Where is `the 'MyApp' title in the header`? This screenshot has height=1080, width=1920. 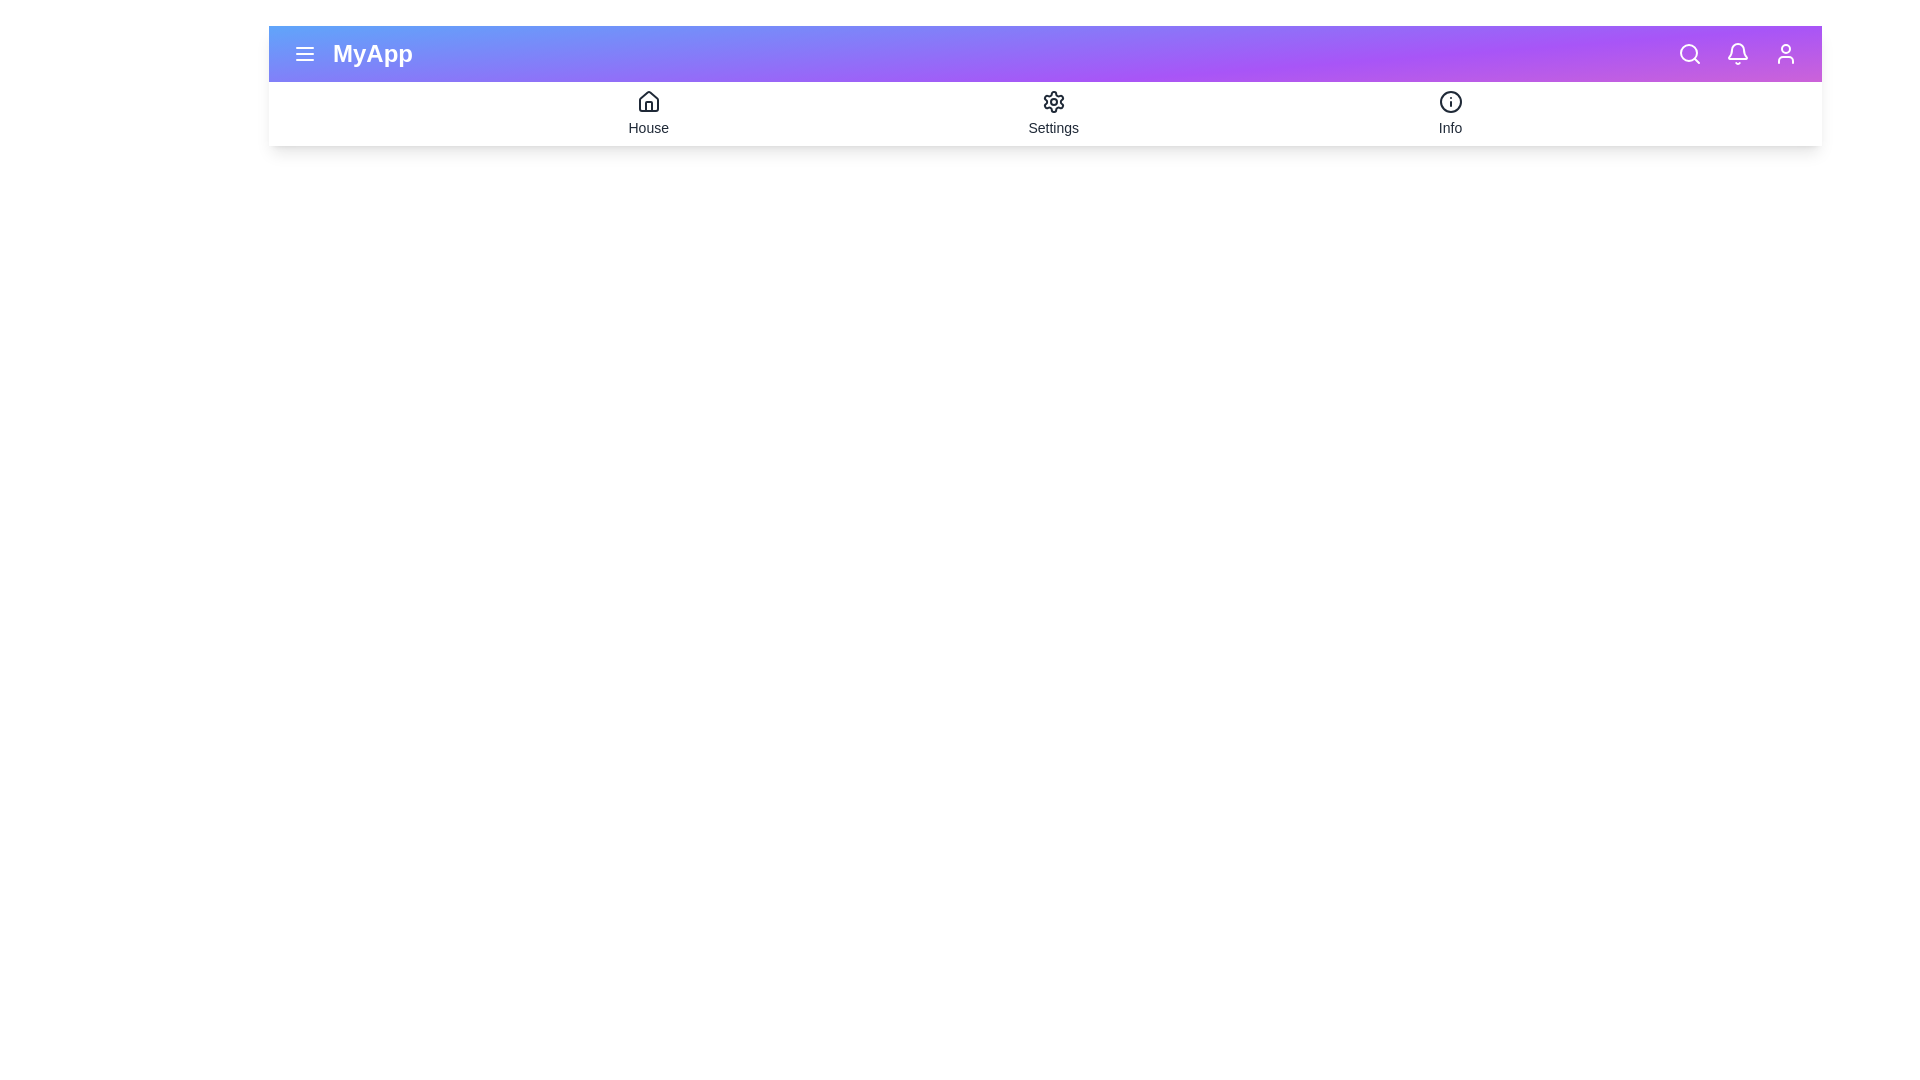 the 'MyApp' title in the header is located at coordinates (373, 53).